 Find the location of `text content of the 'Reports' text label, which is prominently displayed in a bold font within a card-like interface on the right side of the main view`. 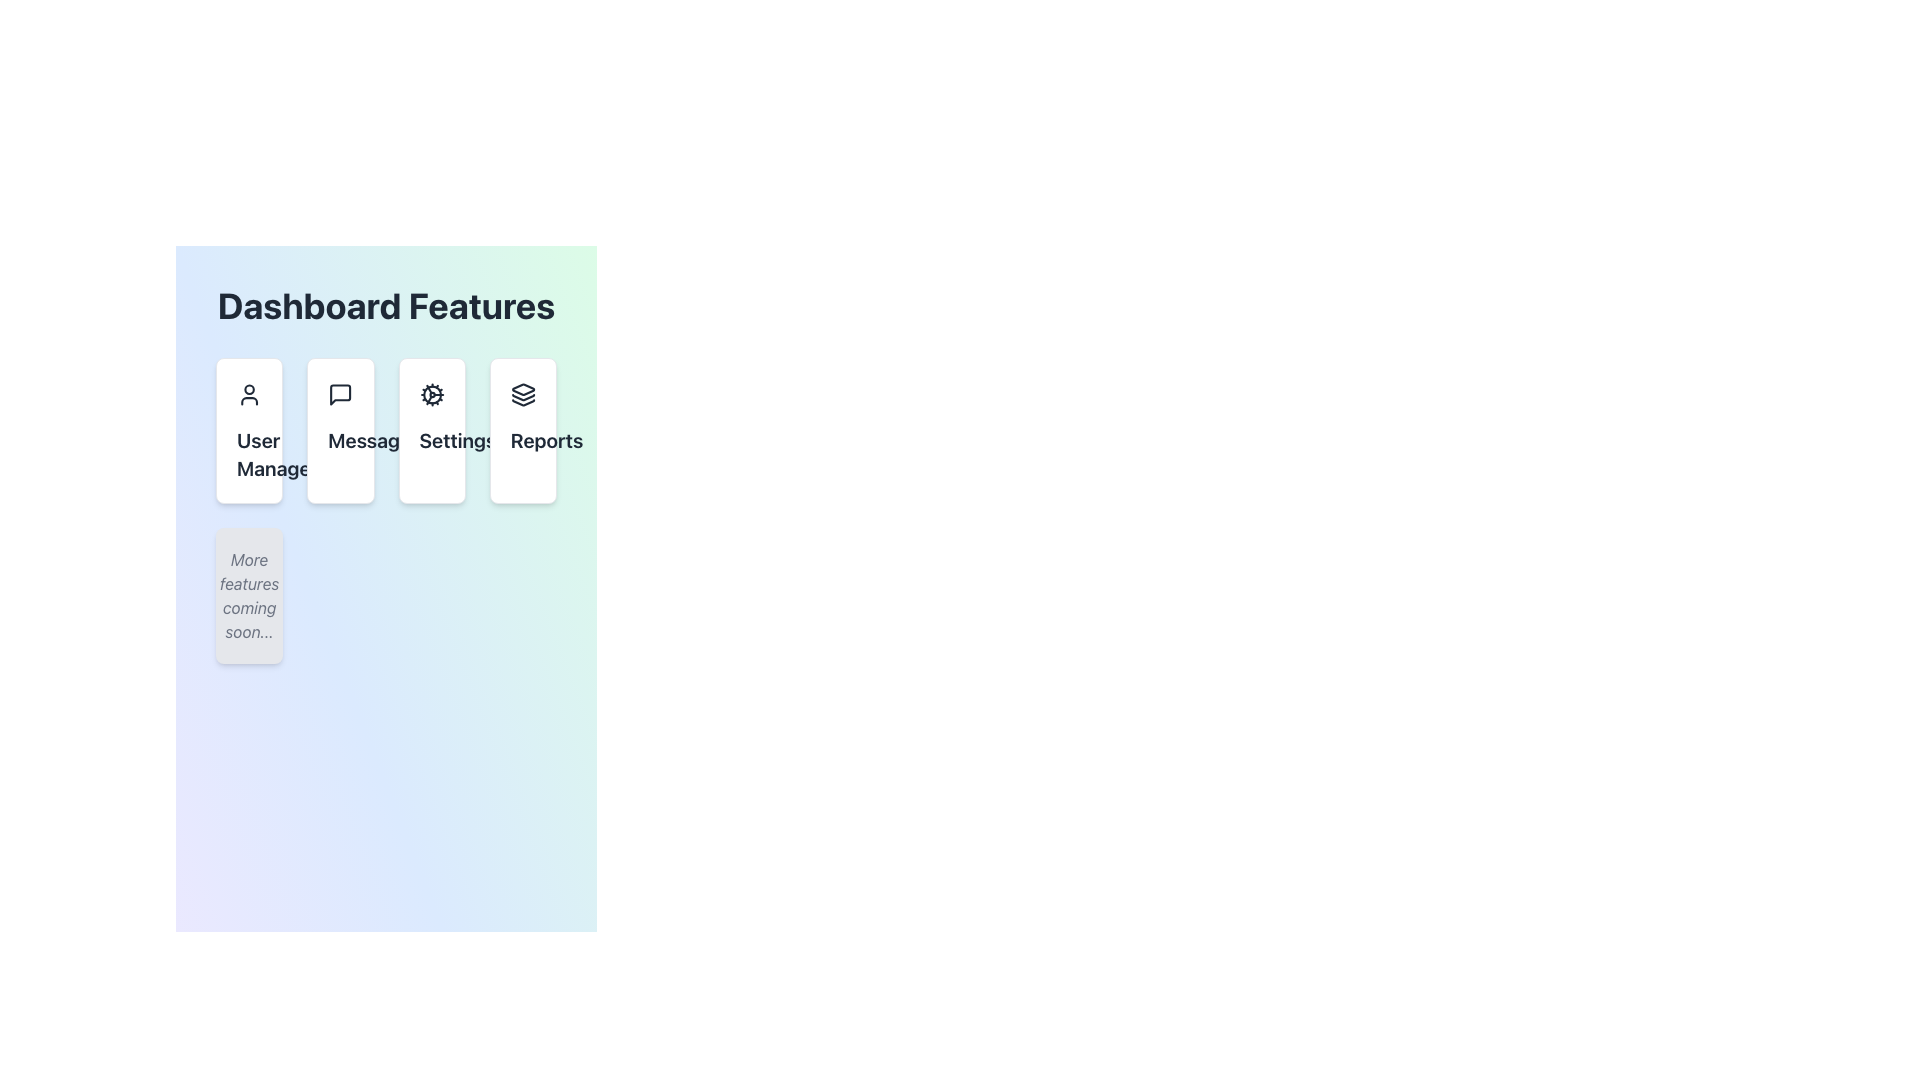

text content of the 'Reports' text label, which is prominently displayed in a bold font within a card-like interface on the right side of the main view is located at coordinates (523, 439).